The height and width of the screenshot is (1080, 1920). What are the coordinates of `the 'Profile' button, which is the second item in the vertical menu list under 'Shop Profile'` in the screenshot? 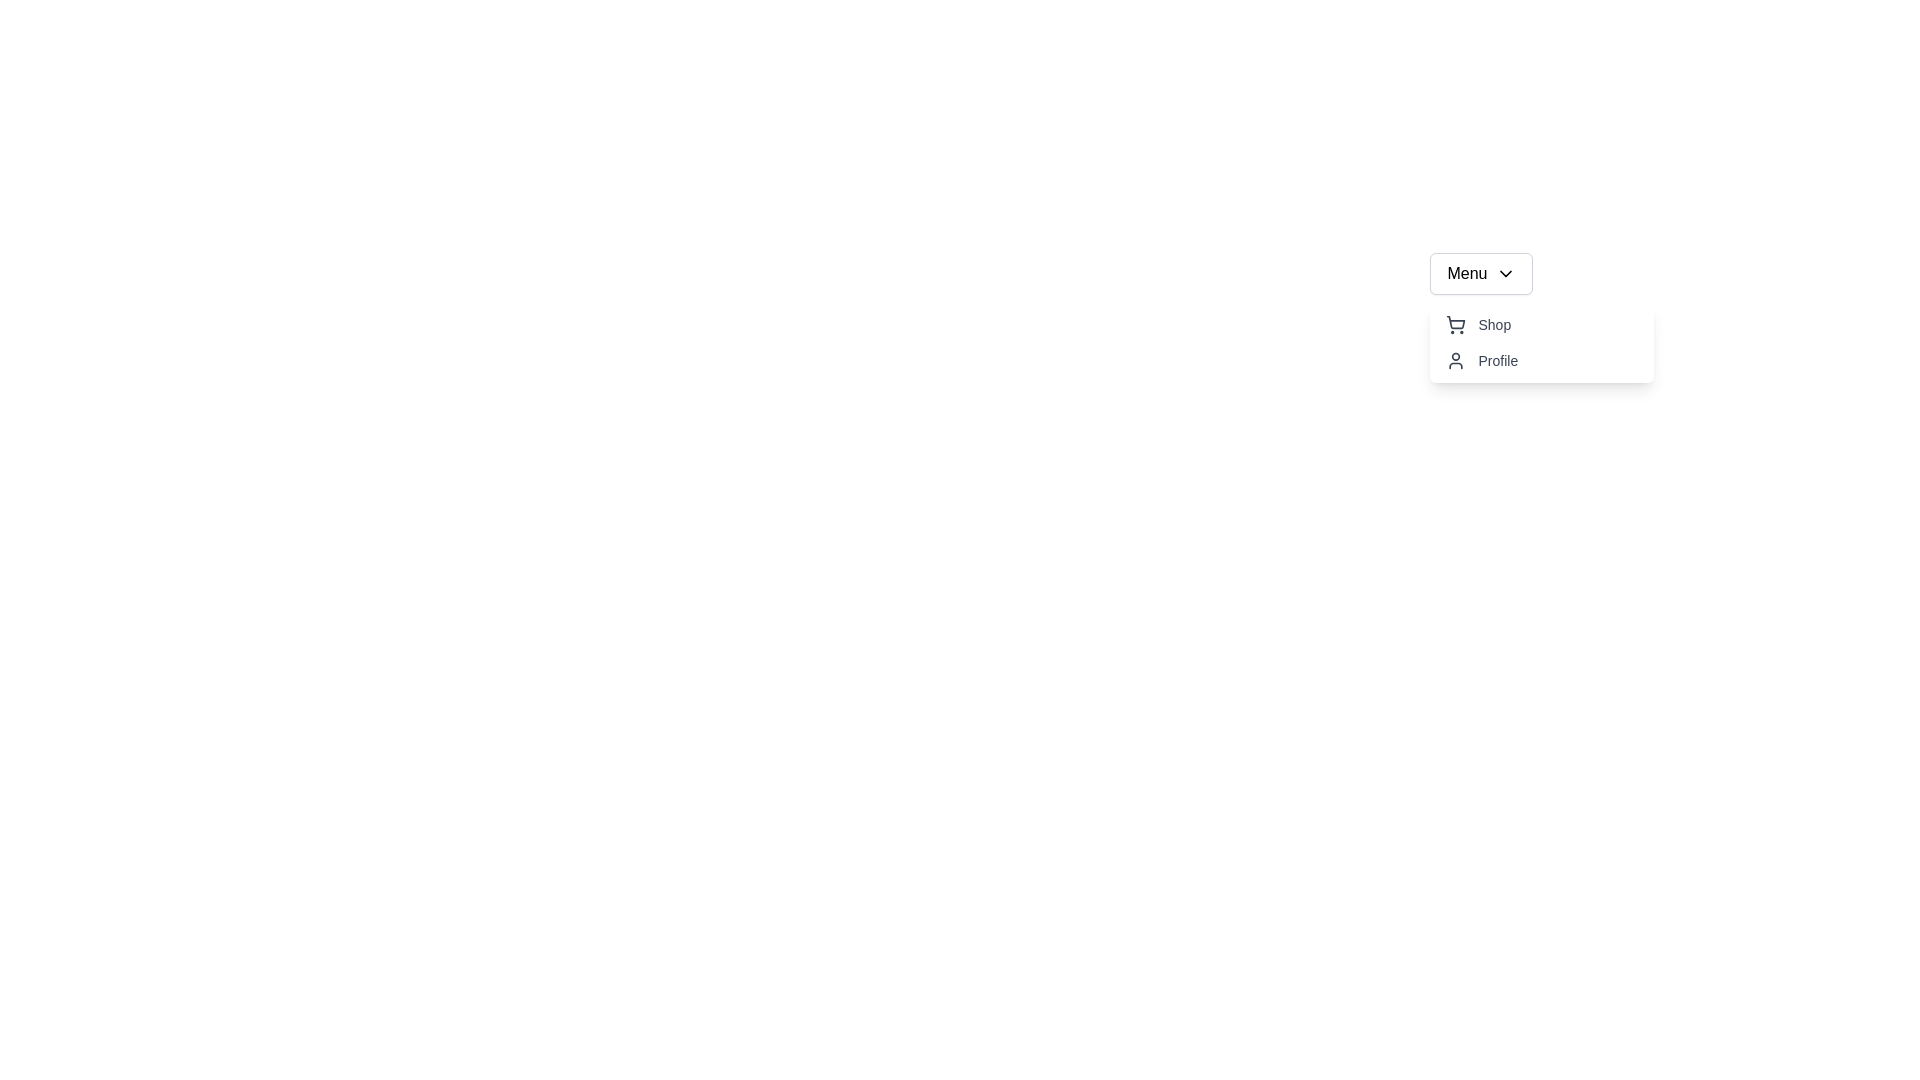 It's located at (1541, 361).